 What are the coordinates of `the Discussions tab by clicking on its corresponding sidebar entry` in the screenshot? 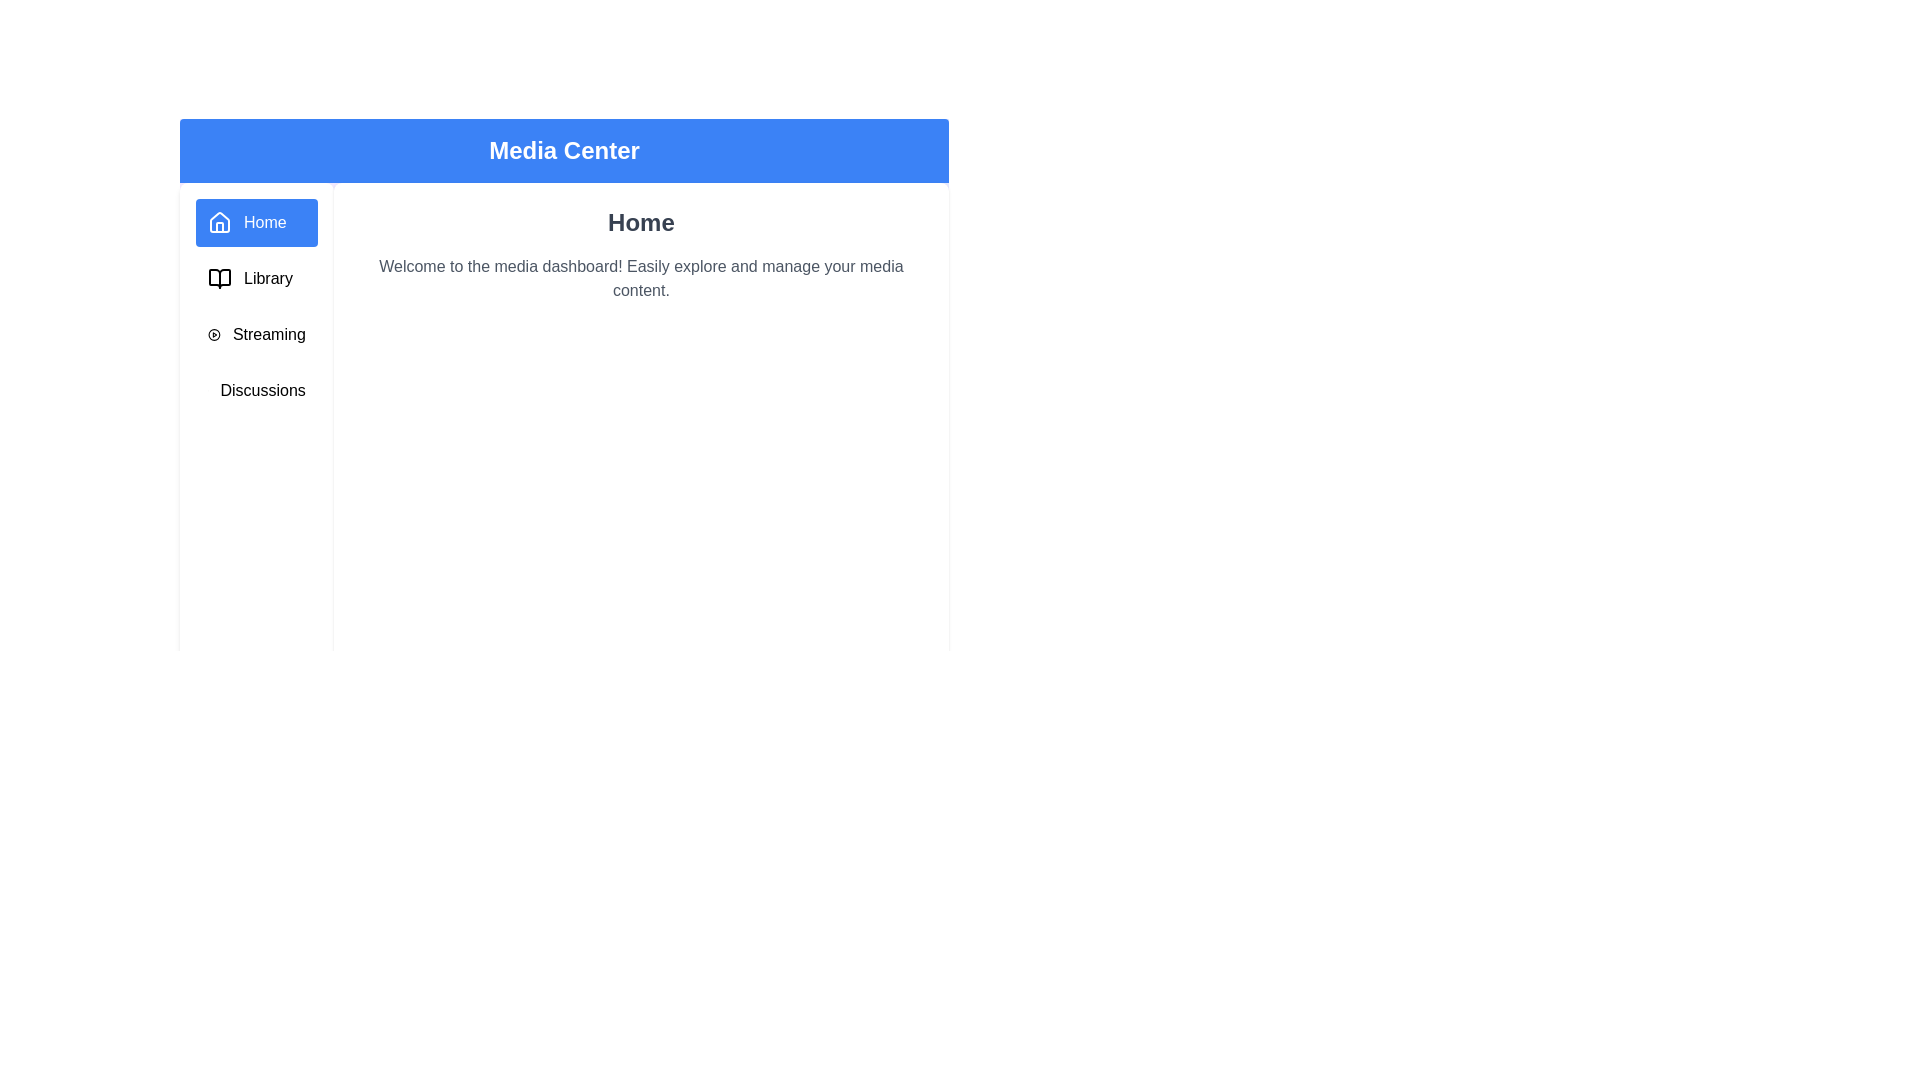 It's located at (254, 390).